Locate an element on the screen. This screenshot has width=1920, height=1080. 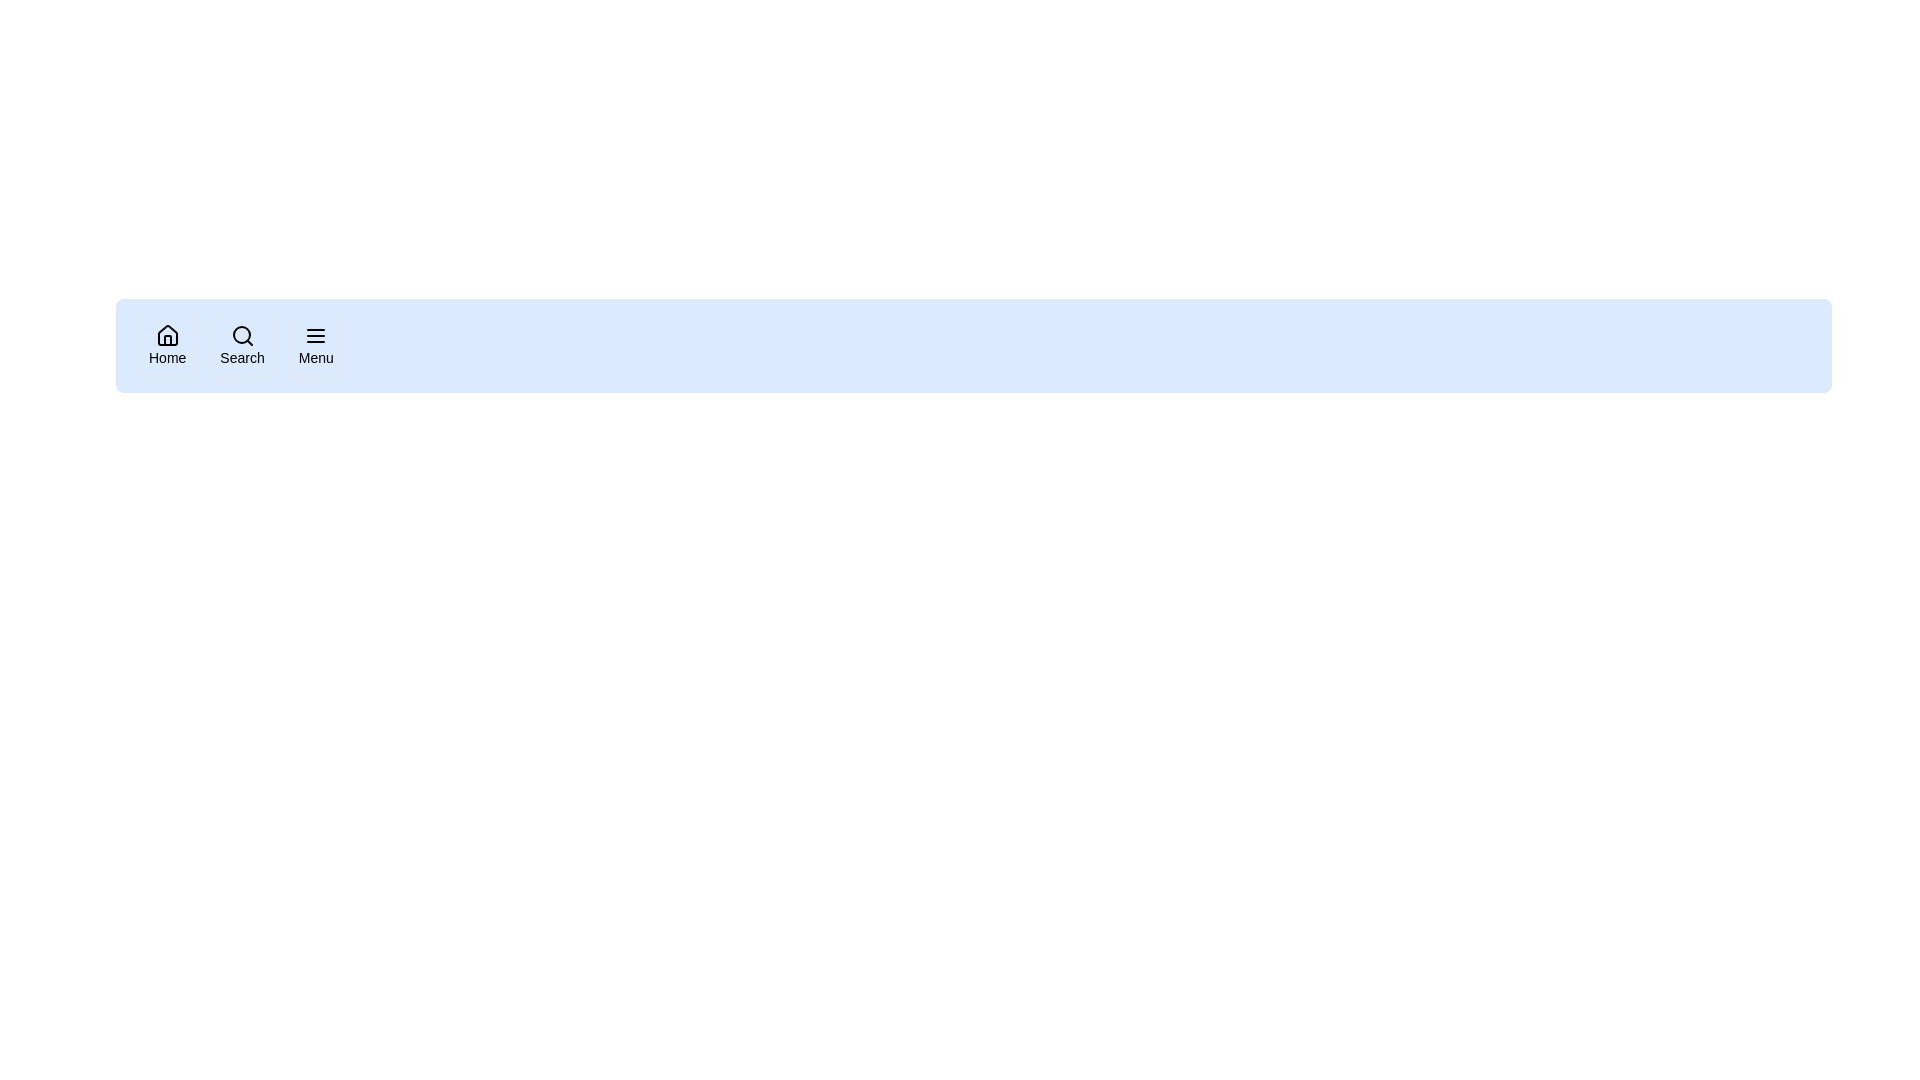
the 'Menu' button, which is a rectangular button with rounded corners containing a triple-line icon and the text 'Menu' below it is located at coordinates (315, 345).